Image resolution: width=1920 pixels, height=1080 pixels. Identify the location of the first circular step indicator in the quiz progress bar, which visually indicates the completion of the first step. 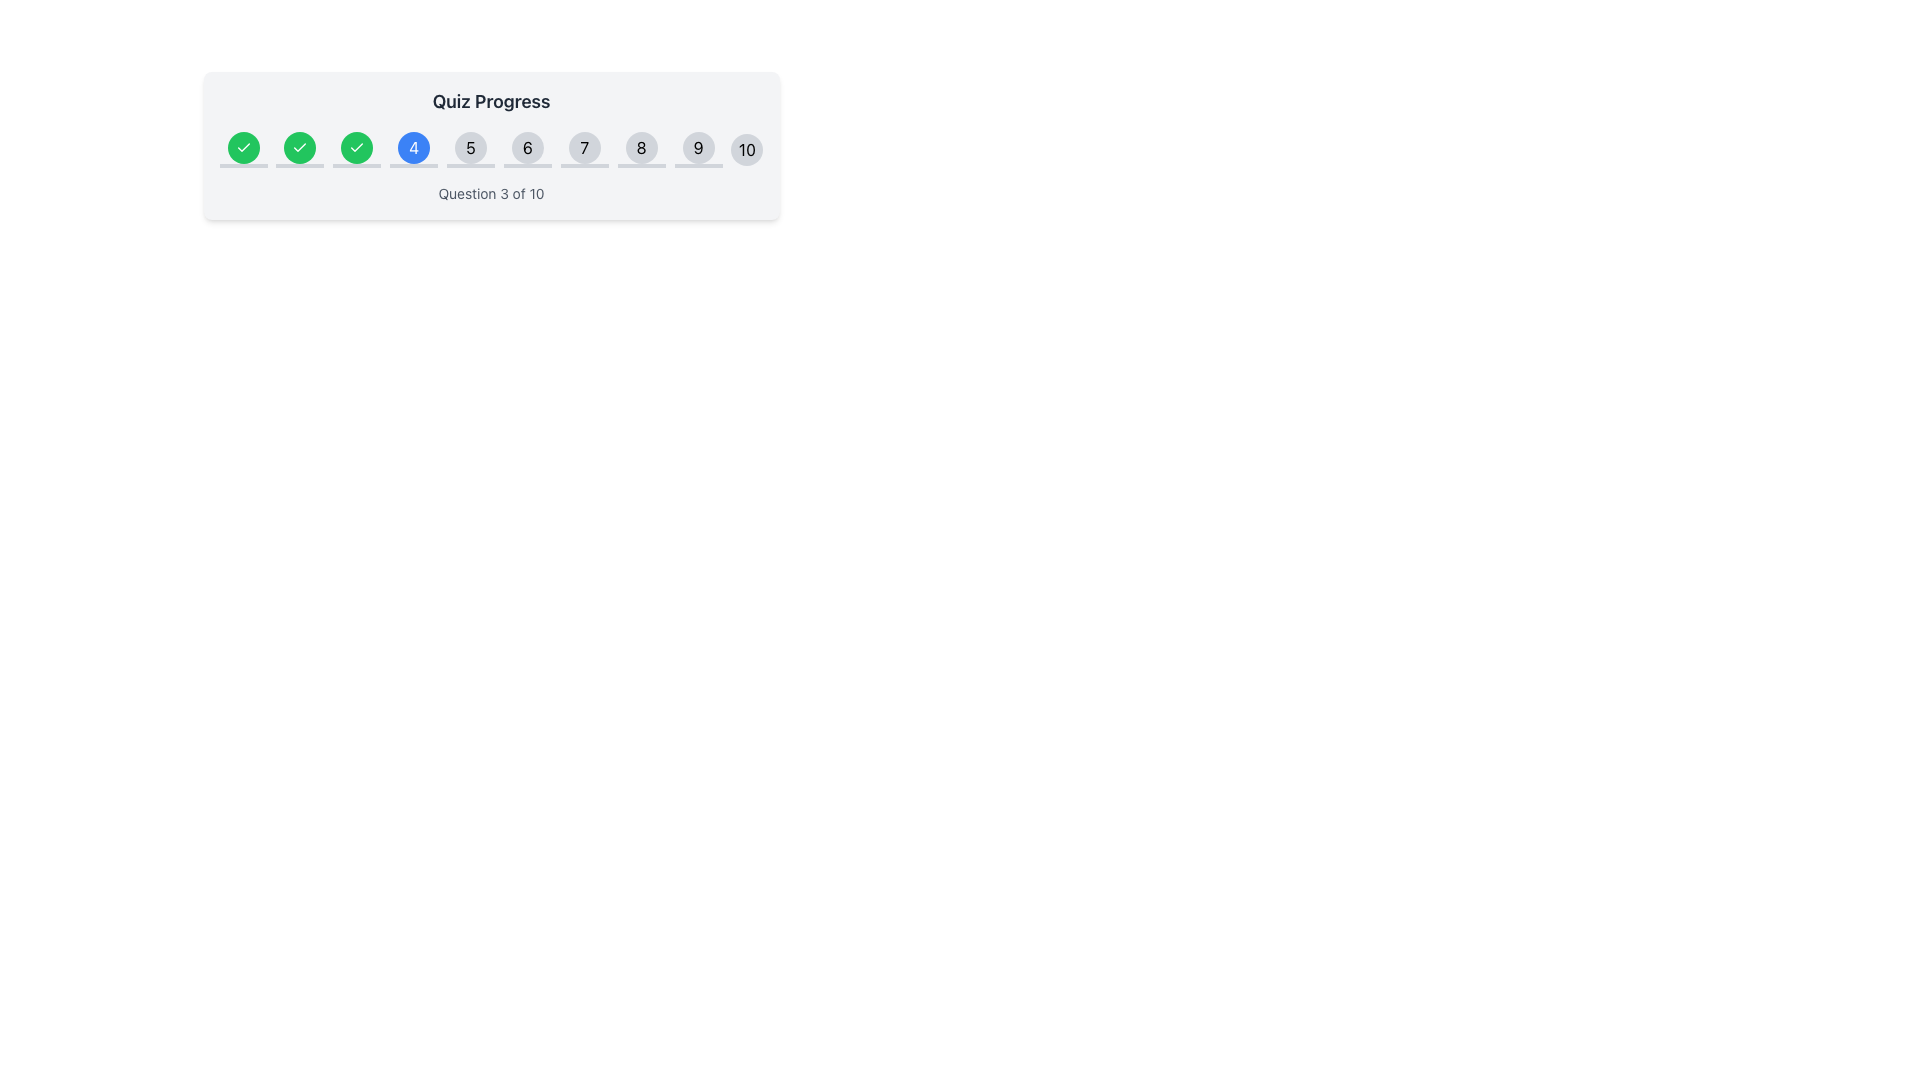
(242, 149).